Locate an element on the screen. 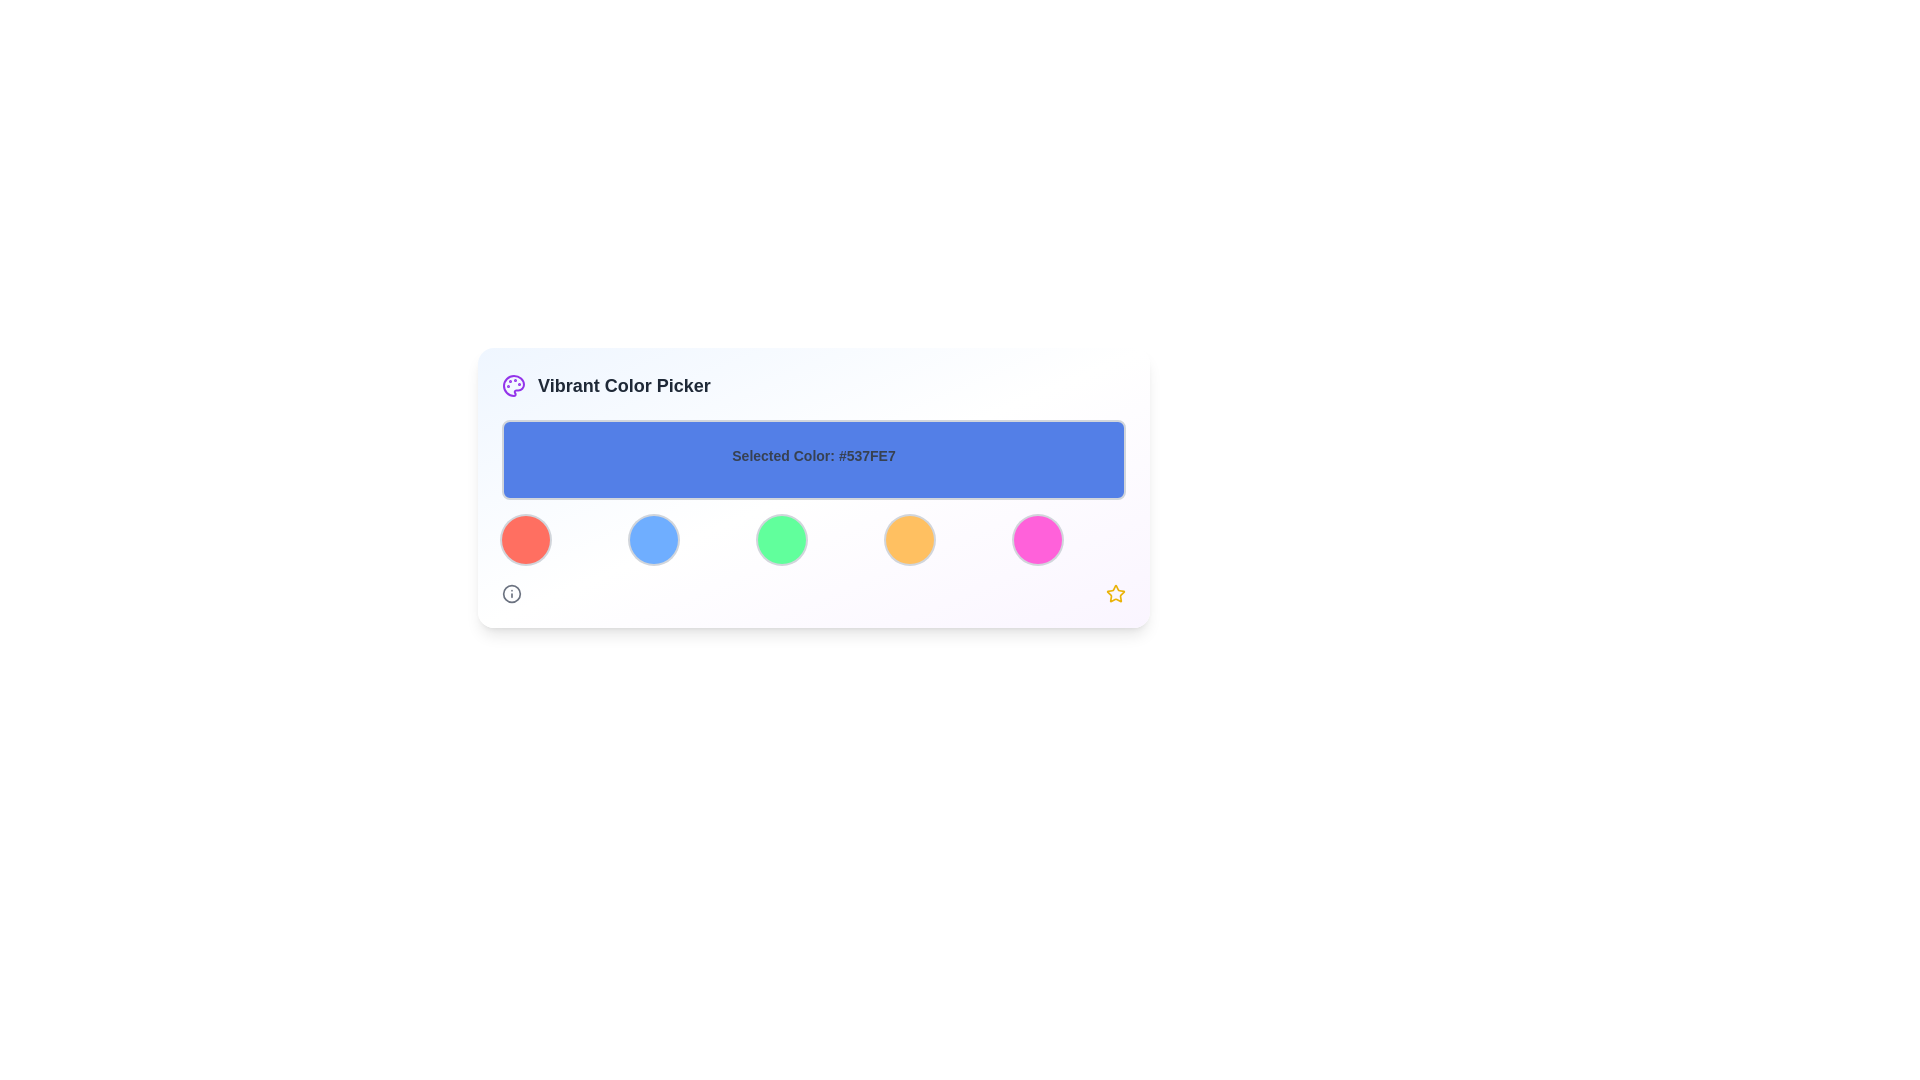 This screenshot has height=1080, width=1920. the vibrant orange circular button located in the 'Vibrant Color Picker' grid is located at coordinates (909, 540).